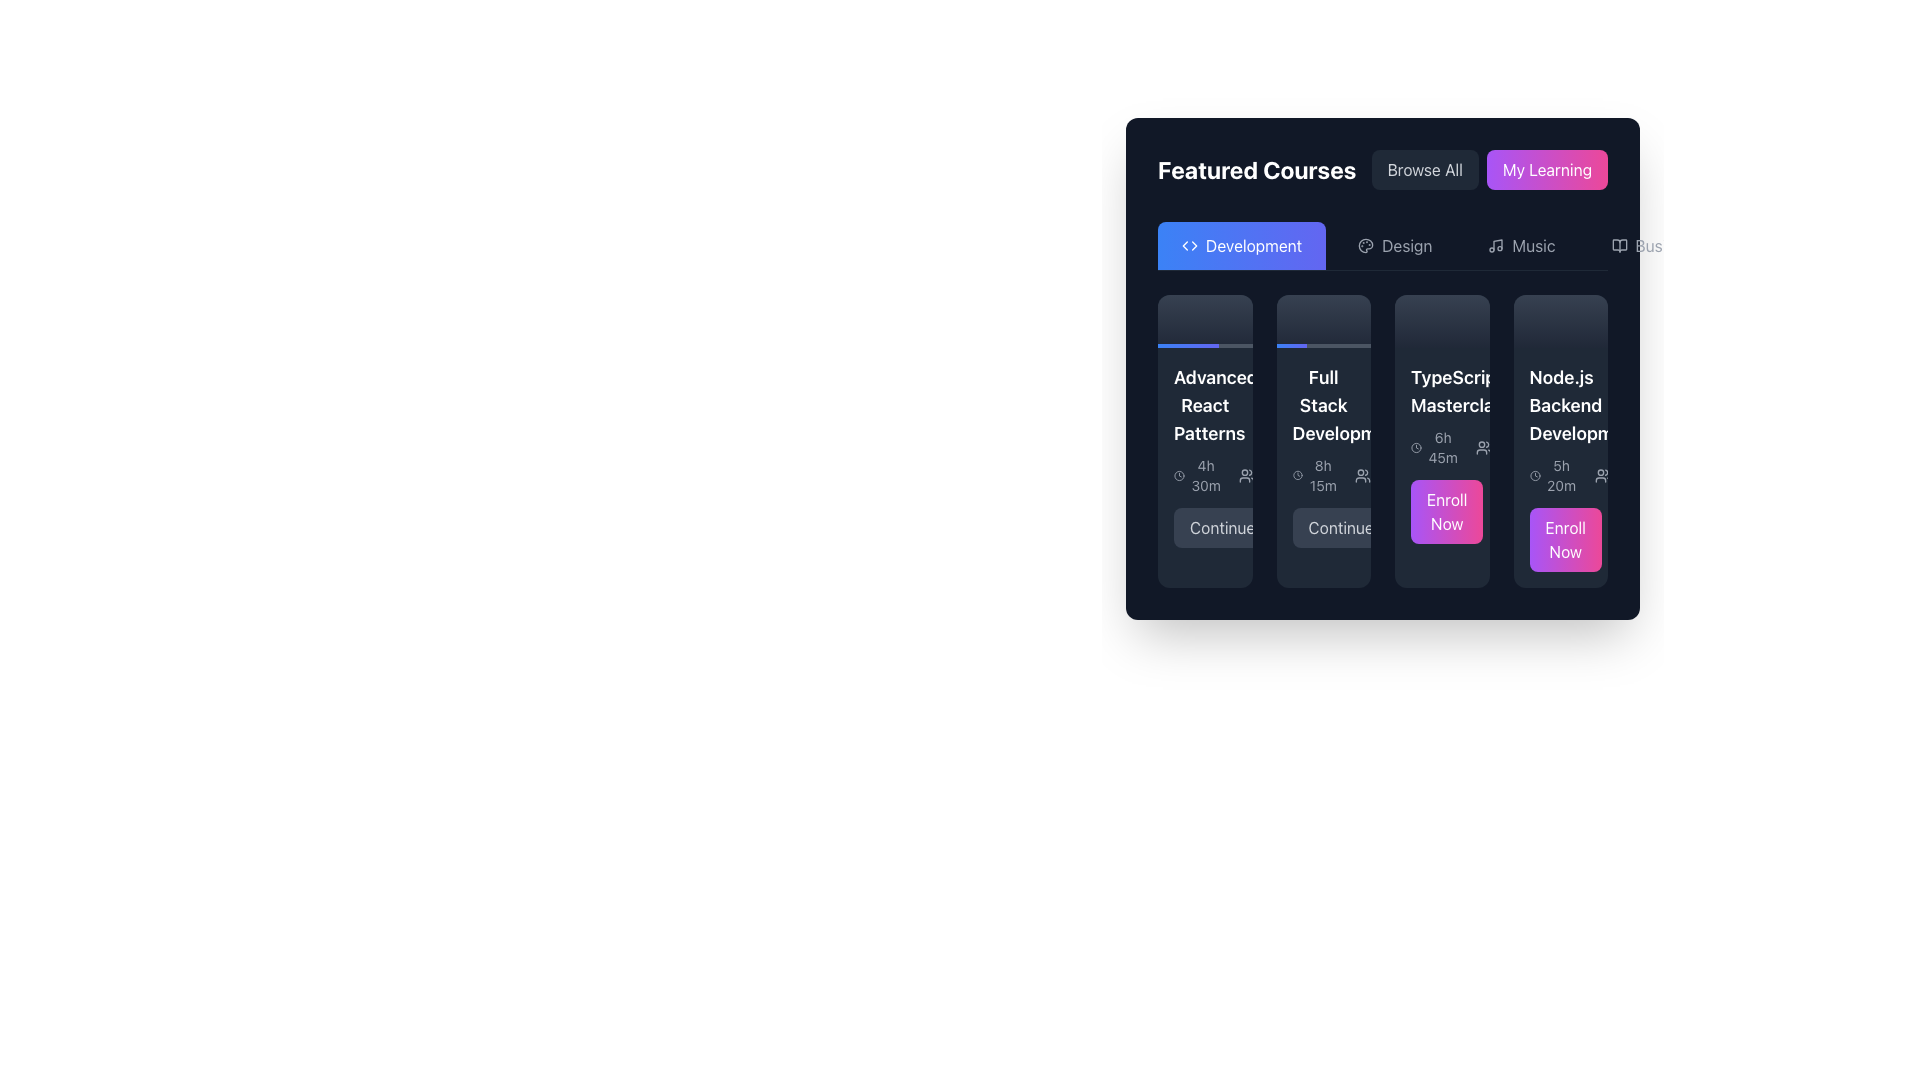 The height and width of the screenshot is (1080, 1920). Describe the element at coordinates (1204, 320) in the screenshot. I see `the video background placeholder in the upper section of the 'Advanced React Patterns' card to interact with the associated content` at that location.